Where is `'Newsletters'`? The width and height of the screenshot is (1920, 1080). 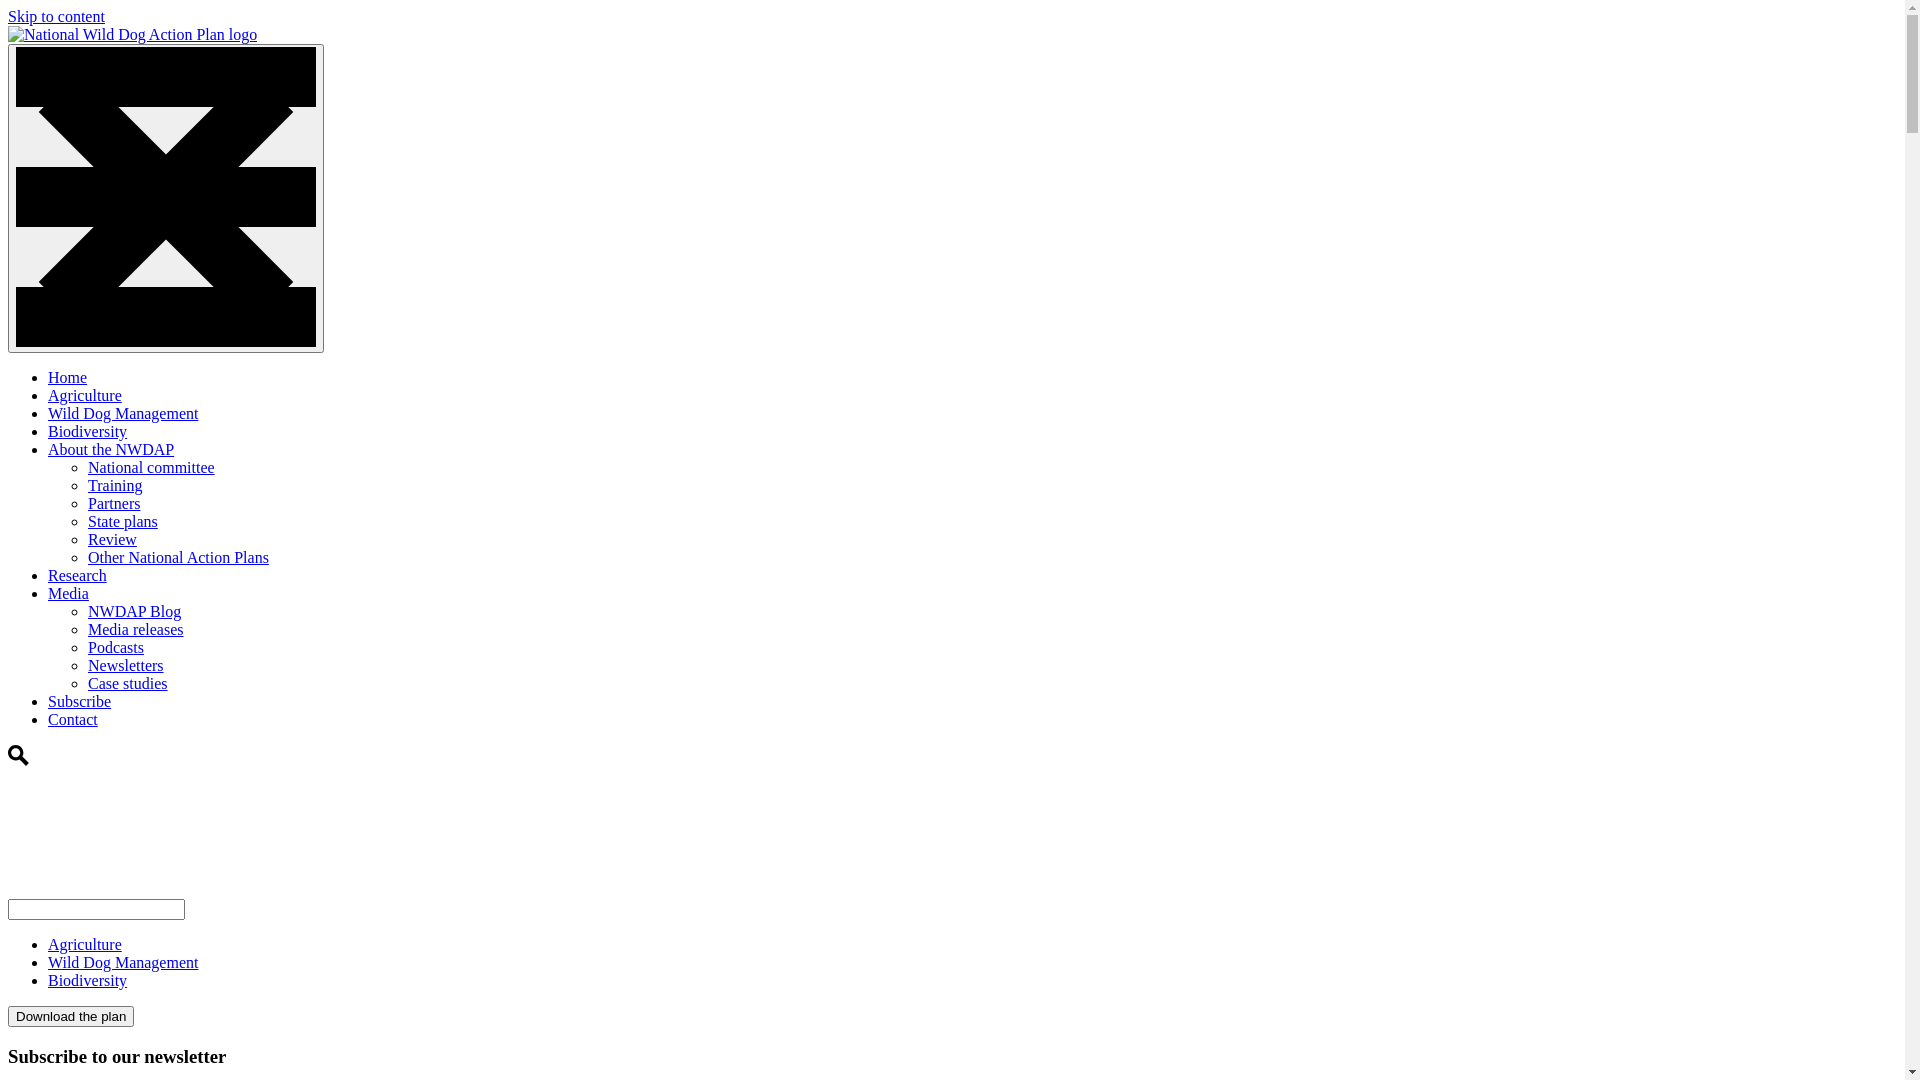 'Newsletters' is located at coordinates (124, 665).